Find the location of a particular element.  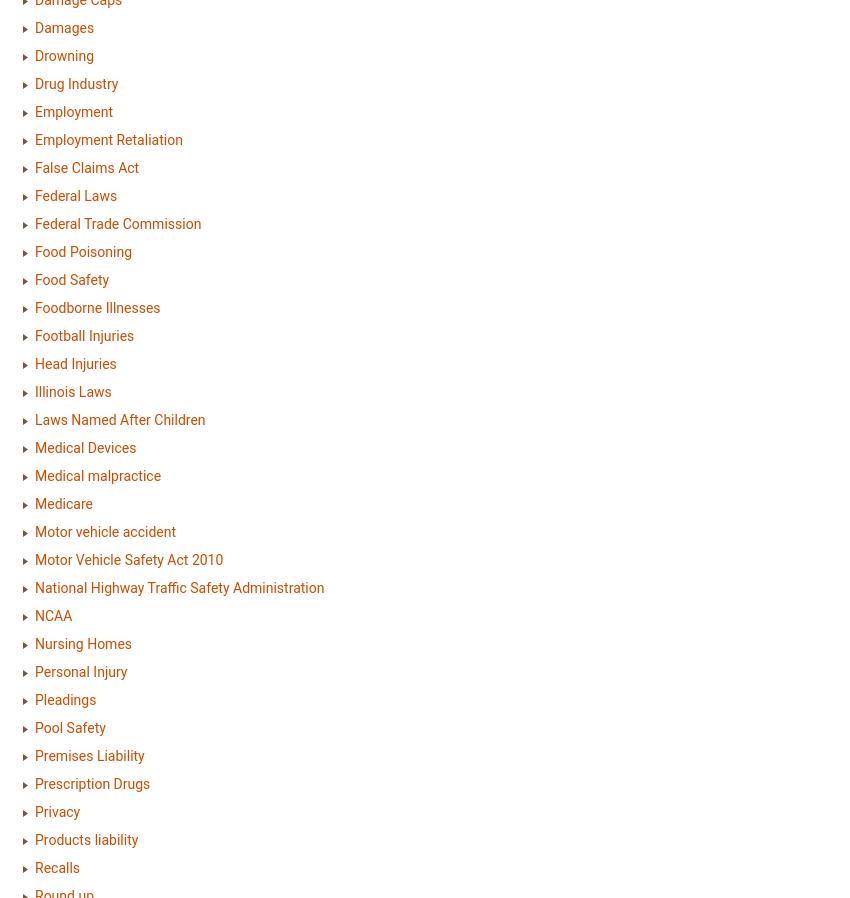

'National Highway Traffic Safety Administration' is located at coordinates (34, 586).